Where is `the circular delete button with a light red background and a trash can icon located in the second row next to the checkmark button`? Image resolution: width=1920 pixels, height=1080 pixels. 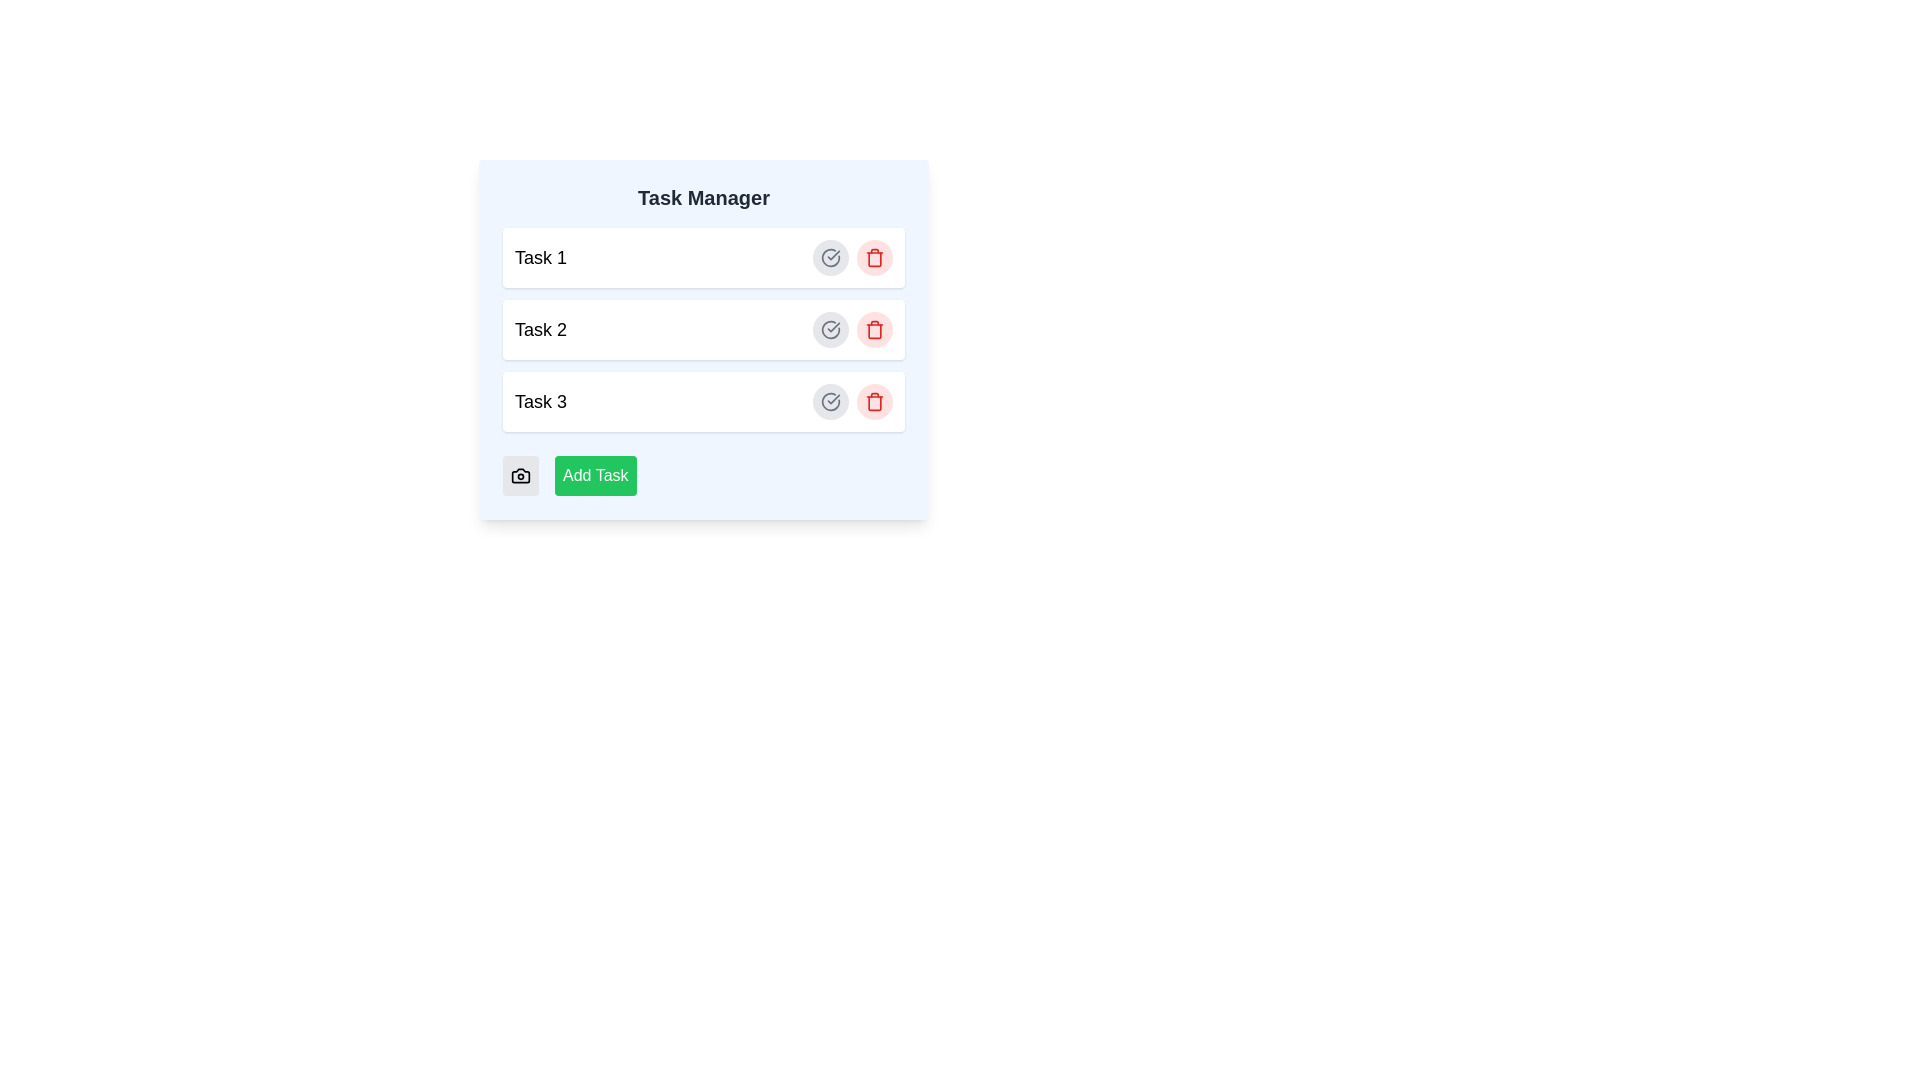
the circular delete button with a light red background and a trash can icon located in the second row next to the checkmark button is located at coordinates (874, 329).